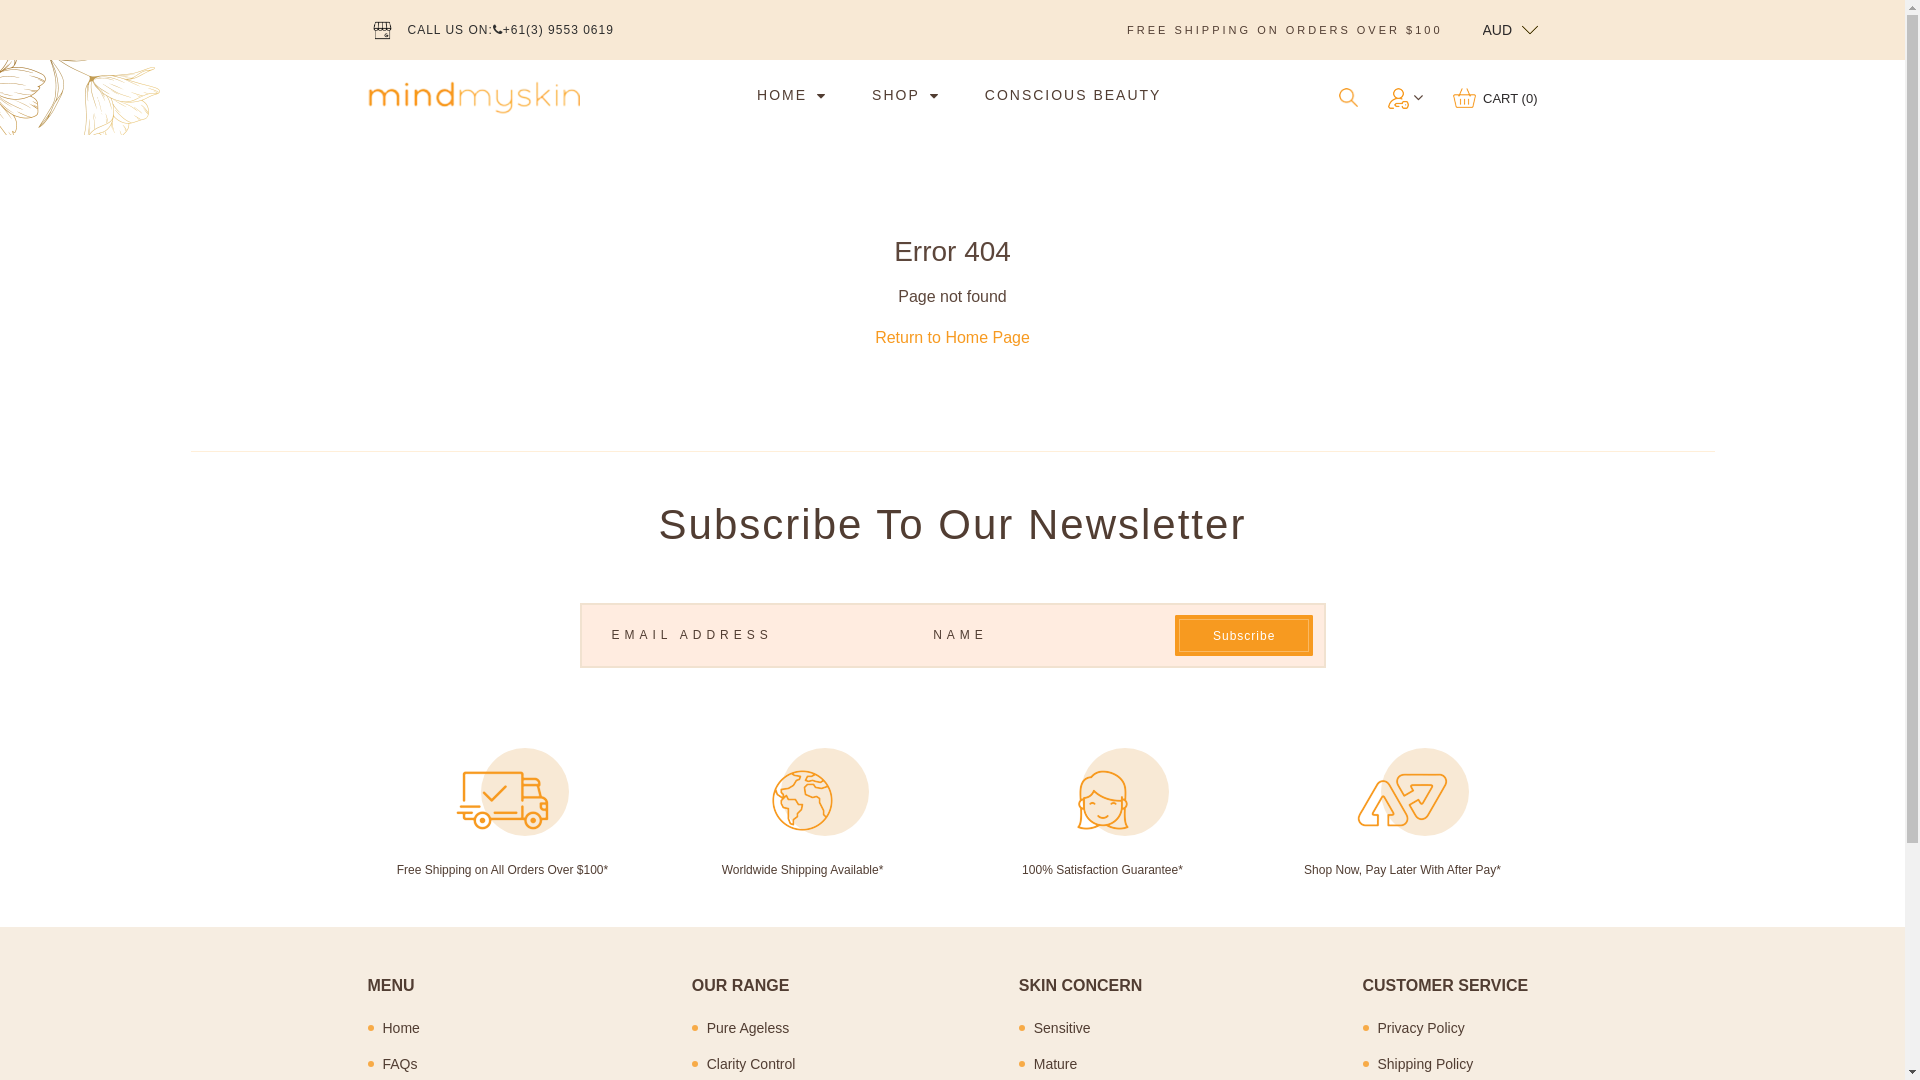 This screenshot has height=1080, width=1920. Describe the element at coordinates (781, 93) in the screenshot. I see `'HOME'` at that location.